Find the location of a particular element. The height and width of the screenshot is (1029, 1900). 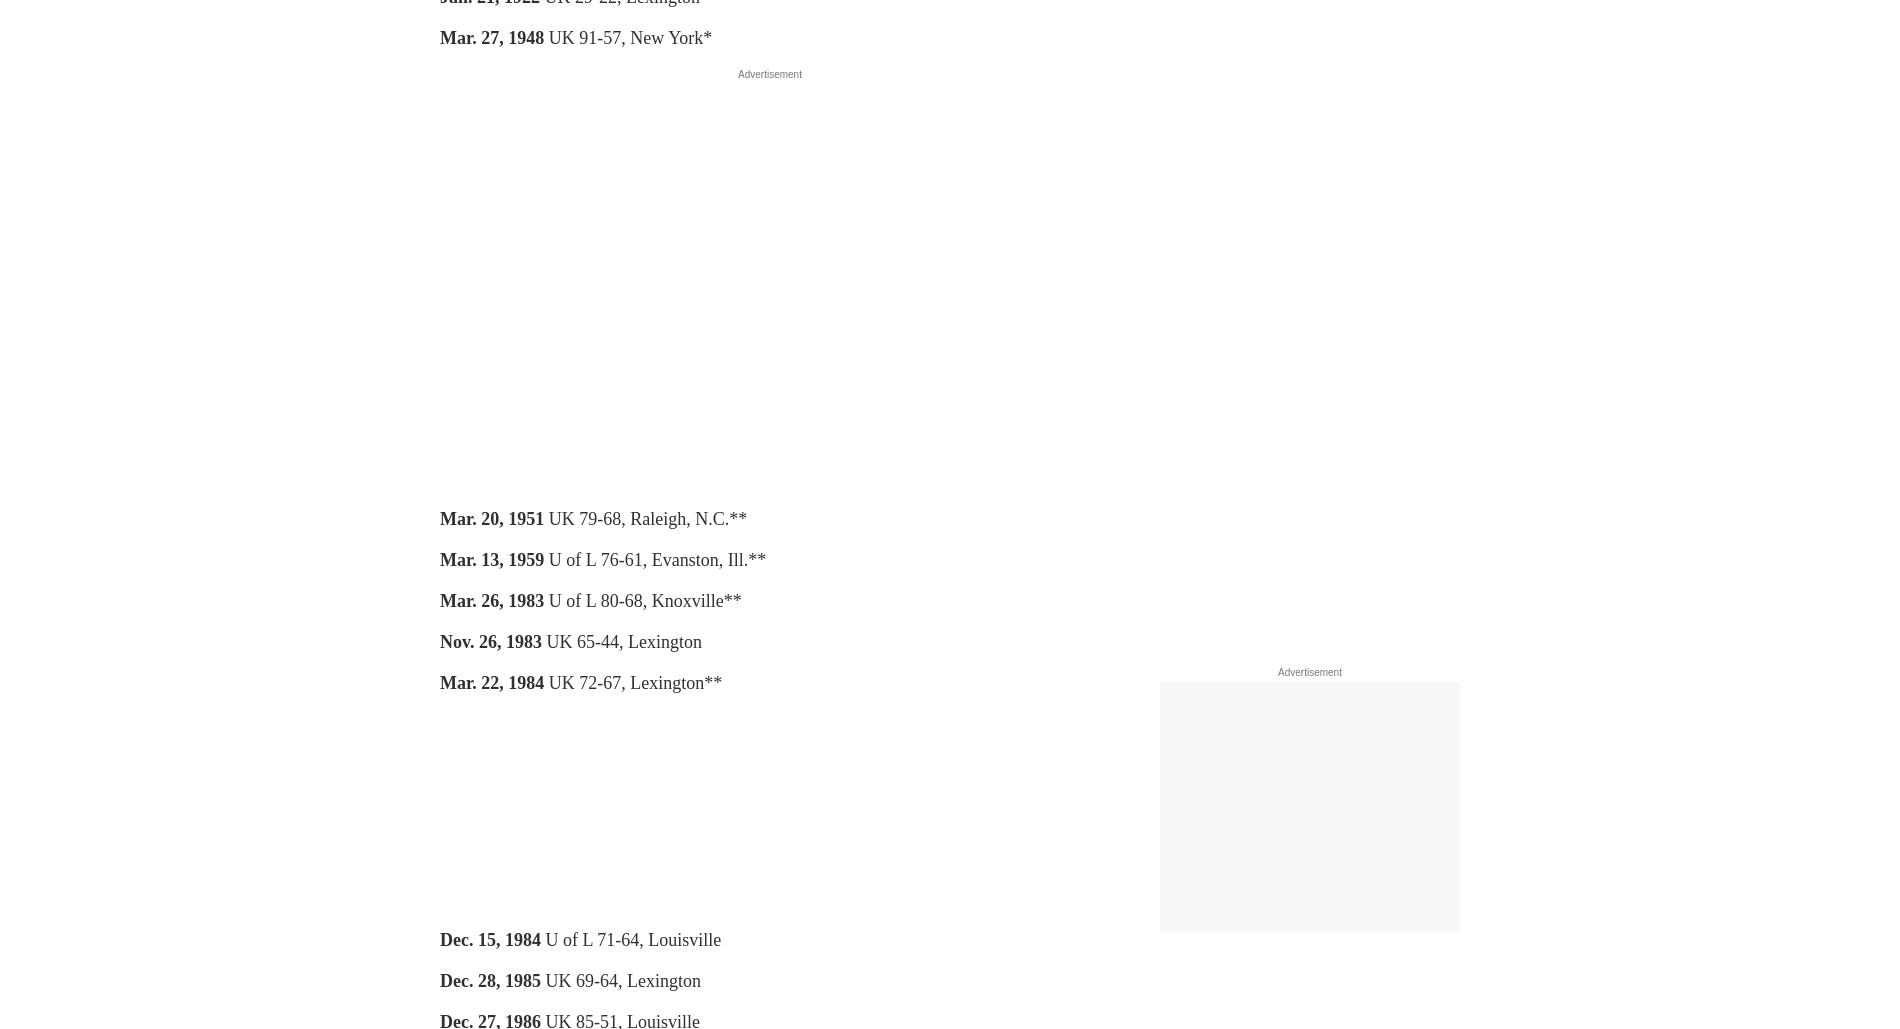

'UK 69-64, Lexington' is located at coordinates (619, 980).